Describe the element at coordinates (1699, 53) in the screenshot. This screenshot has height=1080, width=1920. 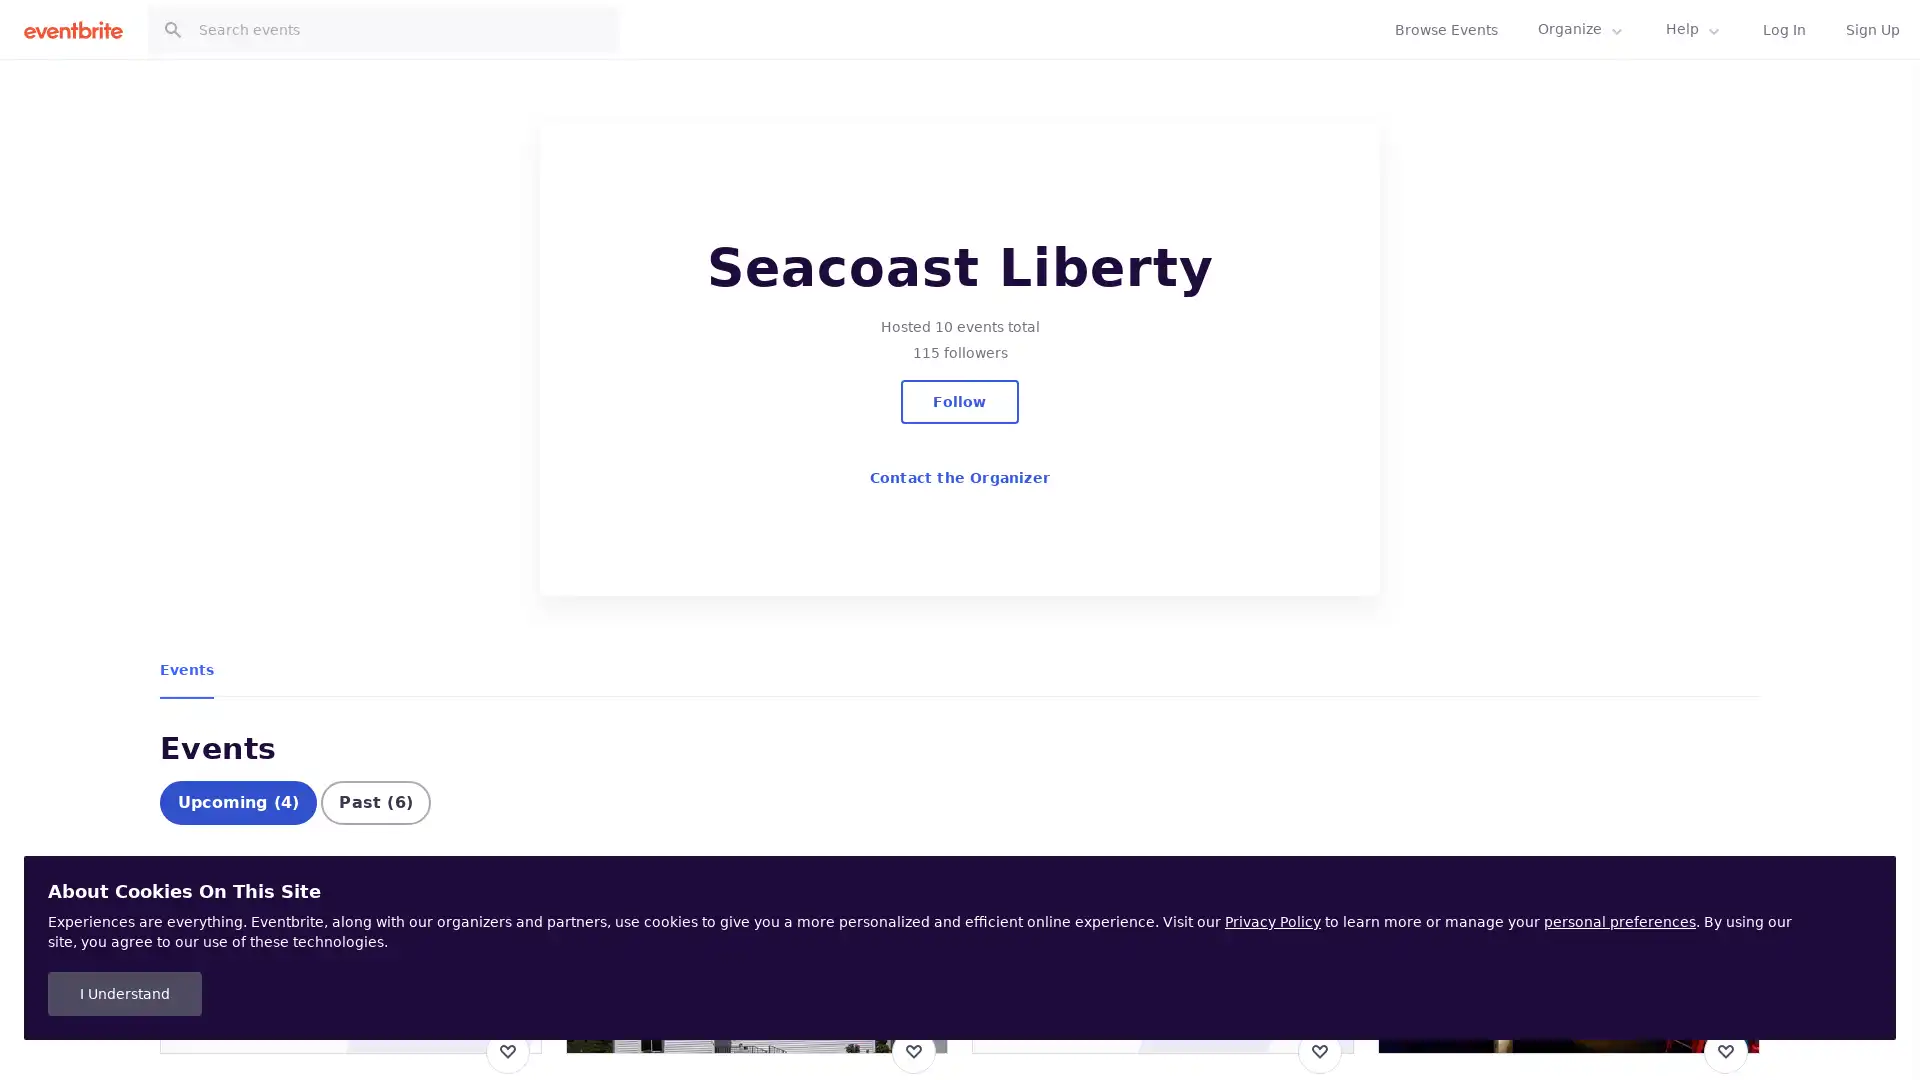
I see `Follow` at that location.